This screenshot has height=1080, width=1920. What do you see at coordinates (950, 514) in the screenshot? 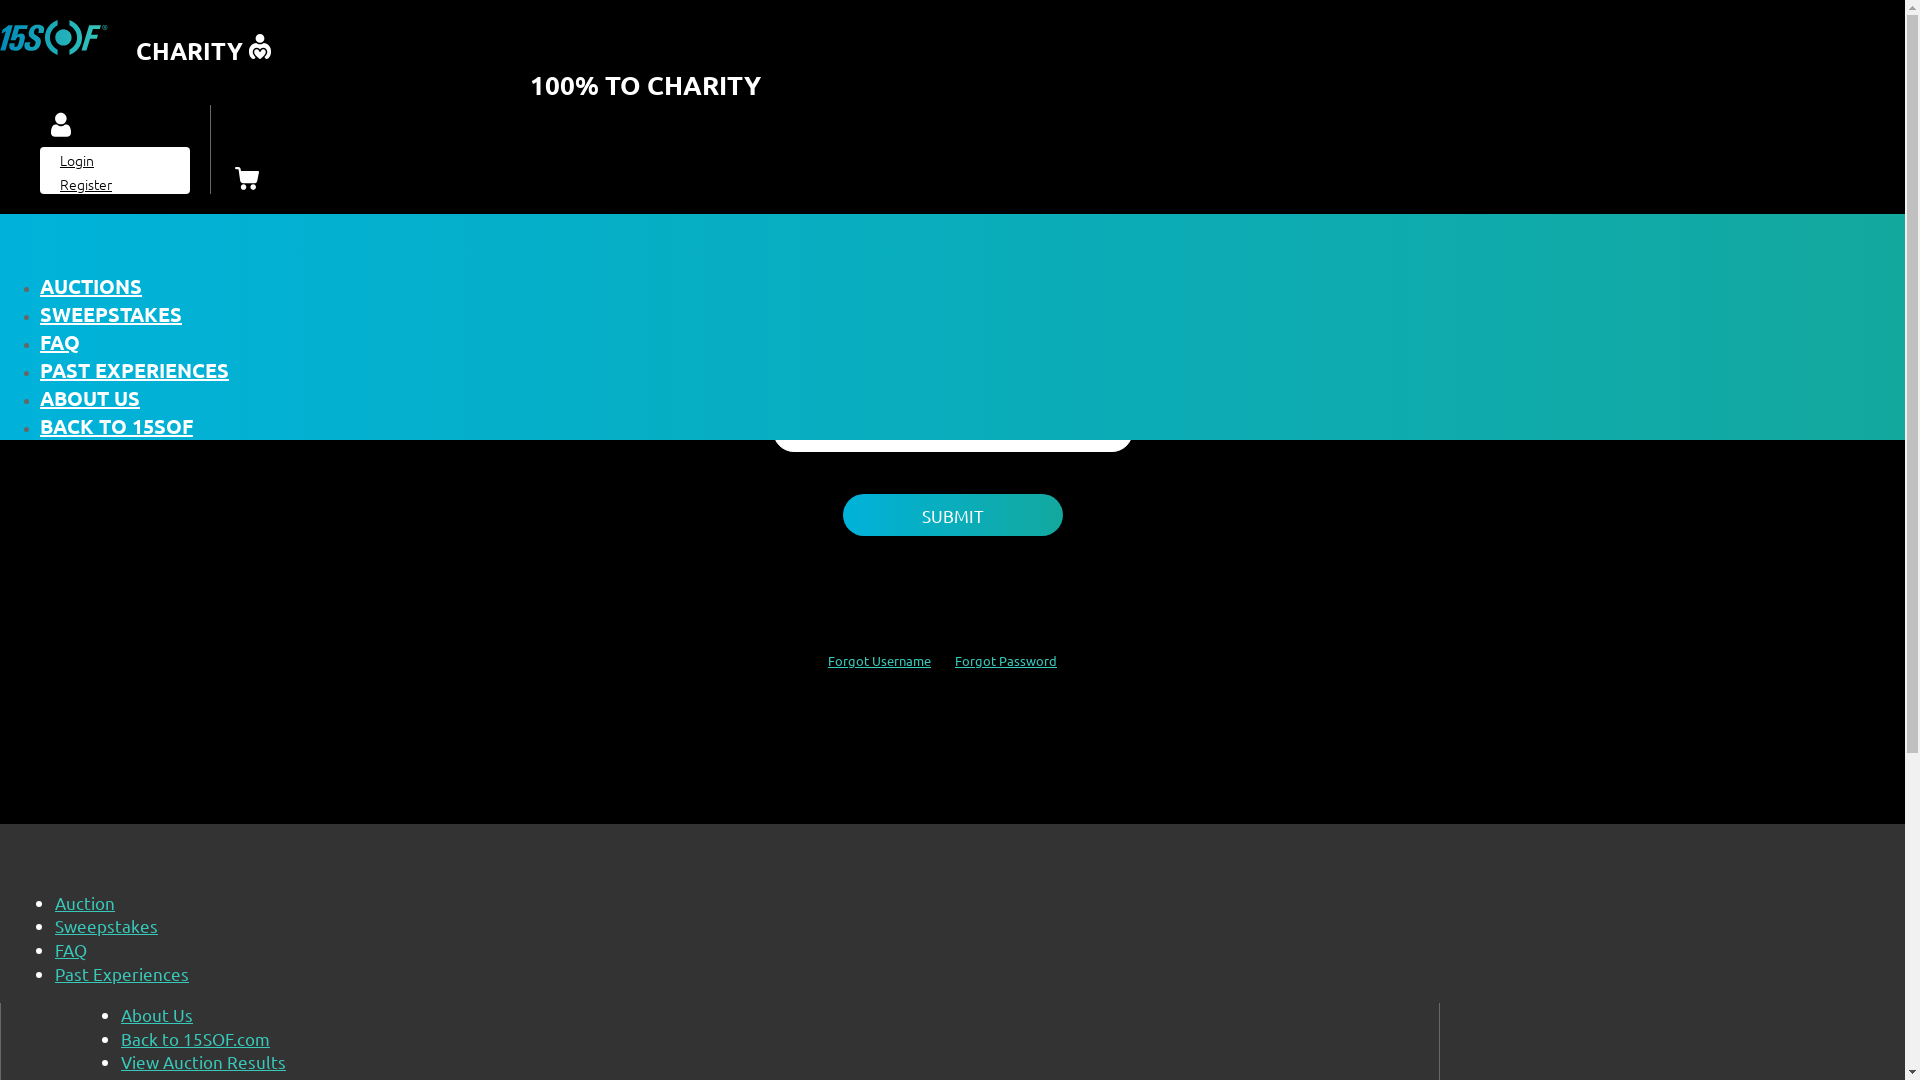
I see `'Submit'` at bounding box center [950, 514].